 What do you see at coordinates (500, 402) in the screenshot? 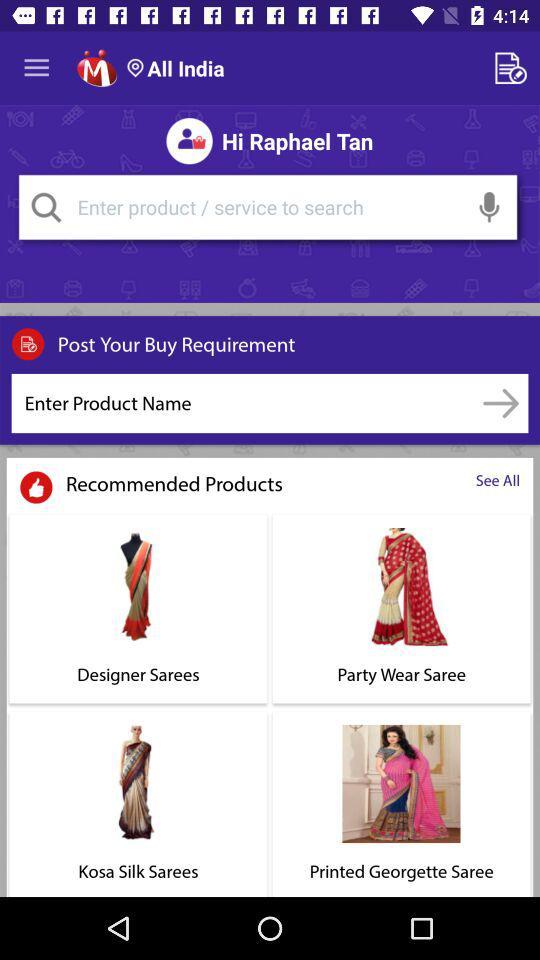
I see `option` at bounding box center [500, 402].